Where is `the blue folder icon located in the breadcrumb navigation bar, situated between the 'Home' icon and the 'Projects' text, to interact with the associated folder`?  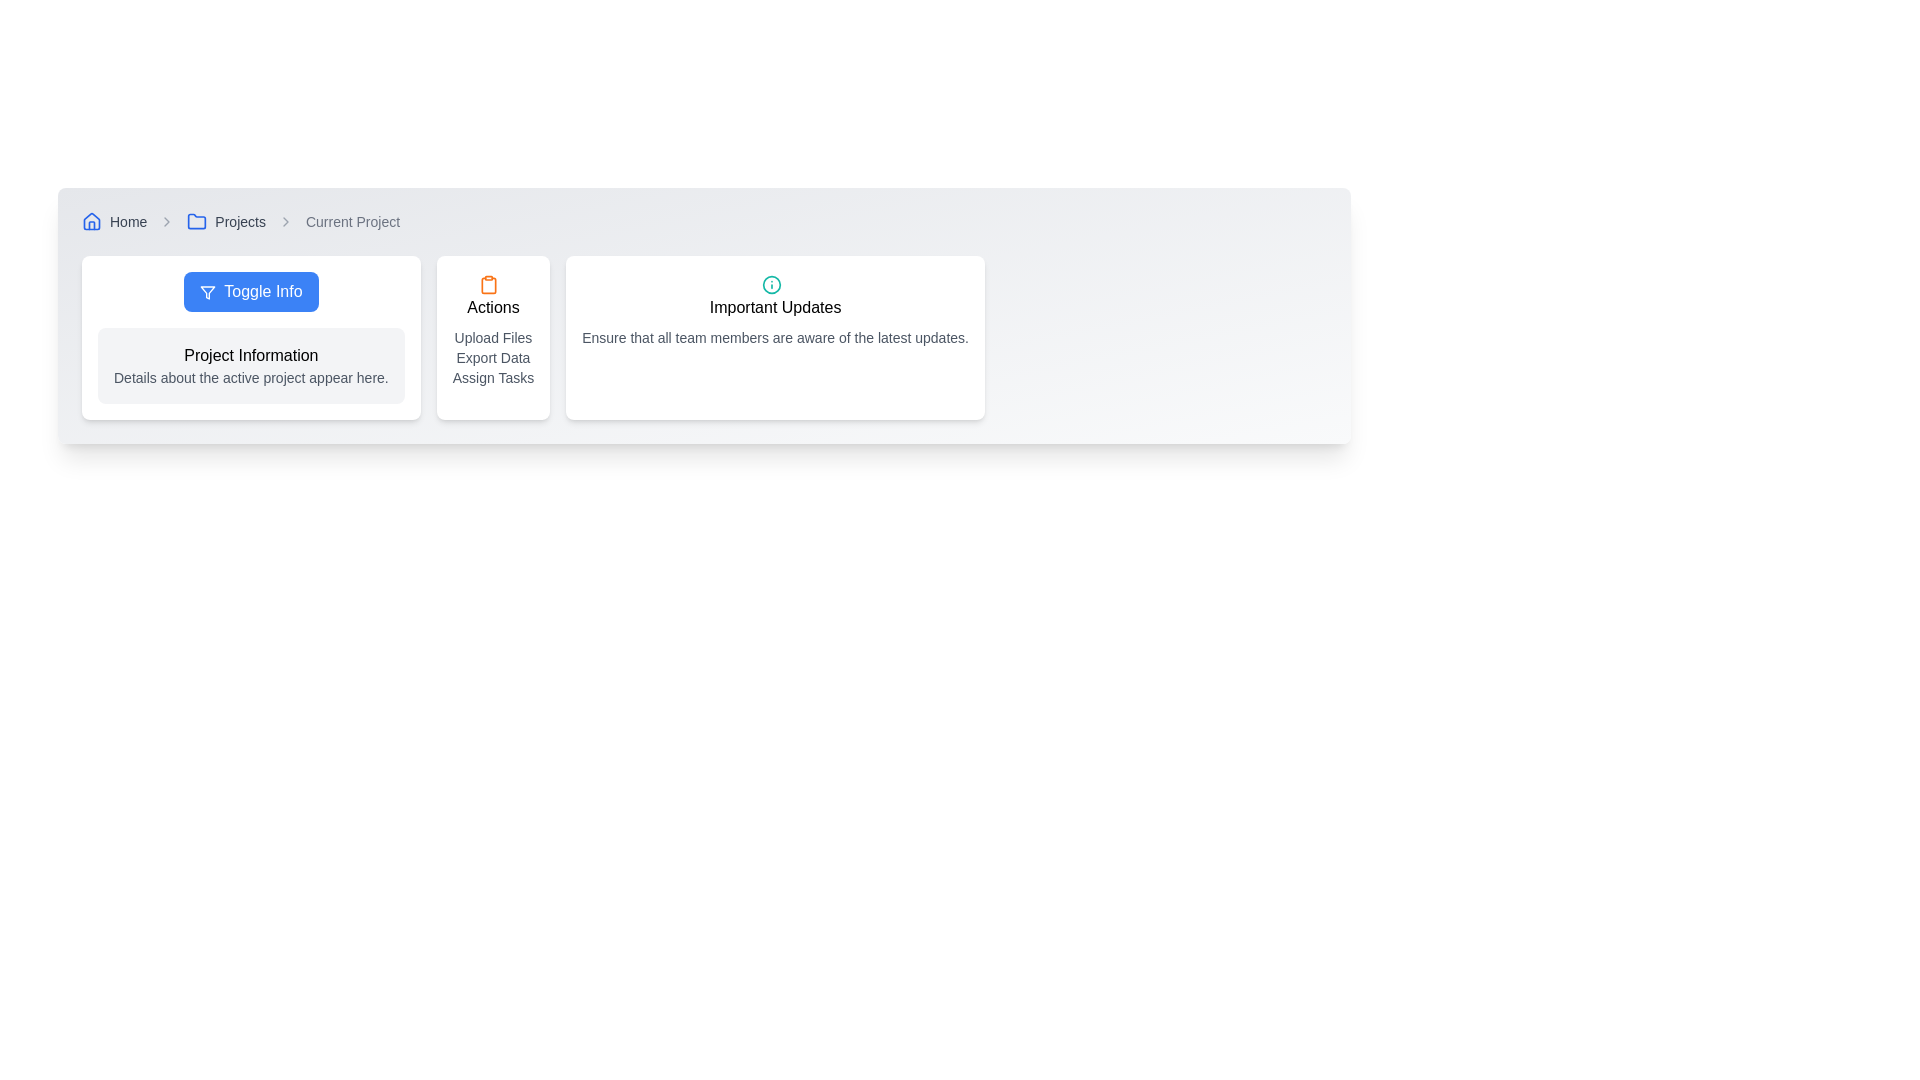 the blue folder icon located in the breadcrumb navigation bar, situated between the 'Home' icon and the 'Projects' text, to interact with the associated folder is located at coordinates (197, 221).